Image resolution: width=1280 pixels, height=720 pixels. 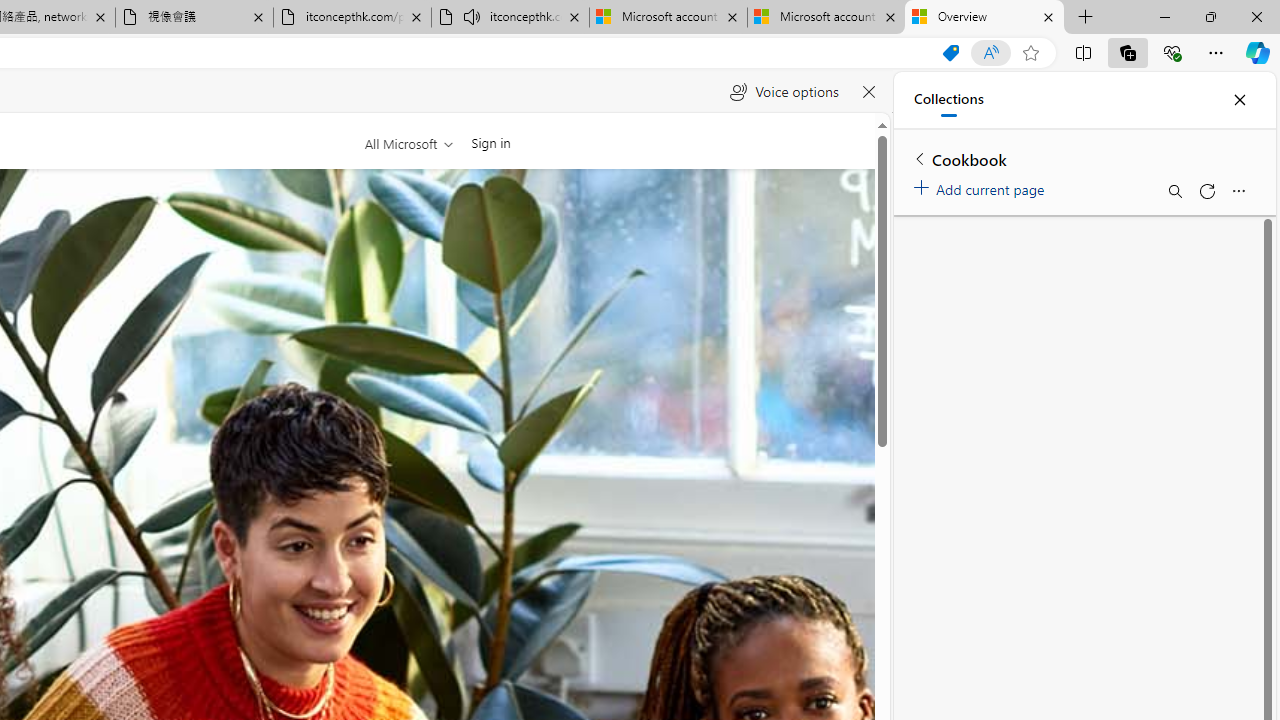 I want to click on 'itconcepthk.com/projector_solutions.mp4 - Audio playing', so click(x=510, y=17).